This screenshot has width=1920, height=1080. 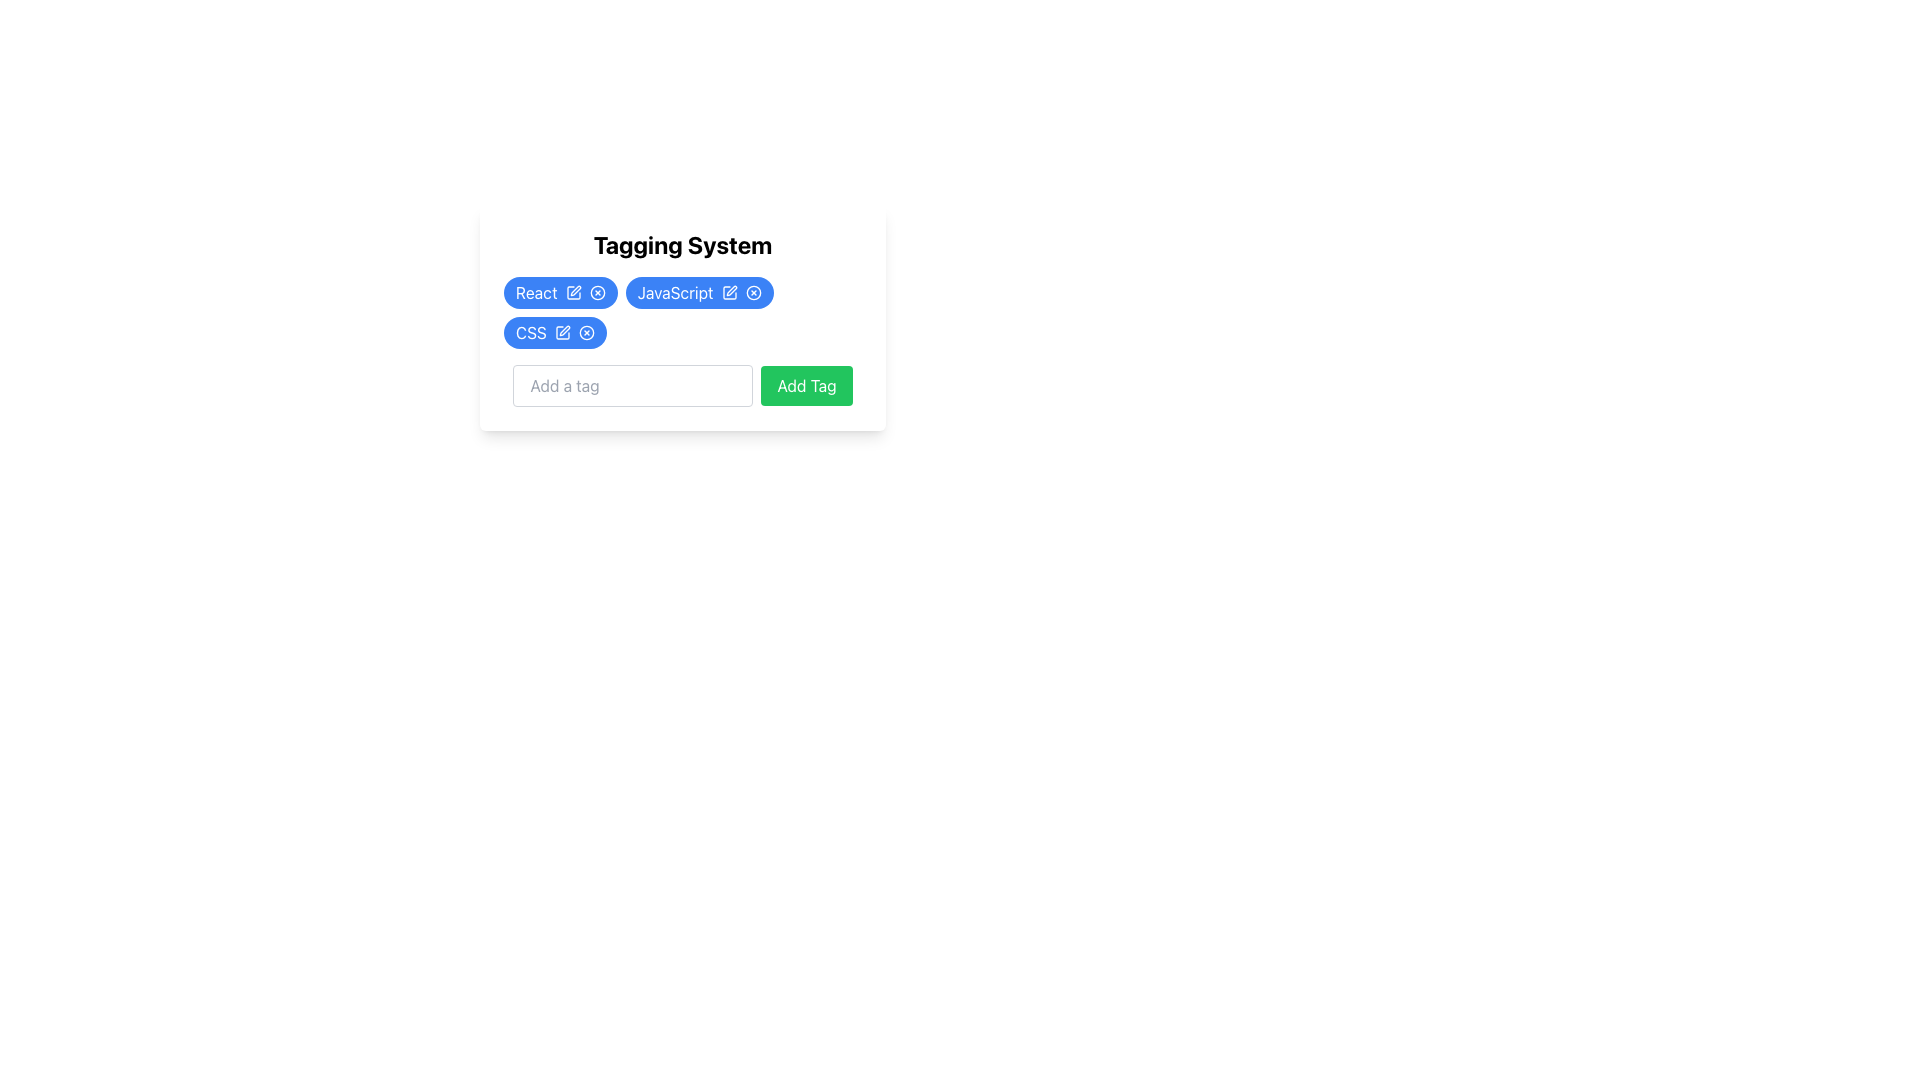 What do you see at coordinates (675, 293) in the screenshot?
I see `the text element displaying 'JavaScript' which is located in a blue capsule-like background, positioned in the second tag of a vertical list` at bounding box center [675, 293].